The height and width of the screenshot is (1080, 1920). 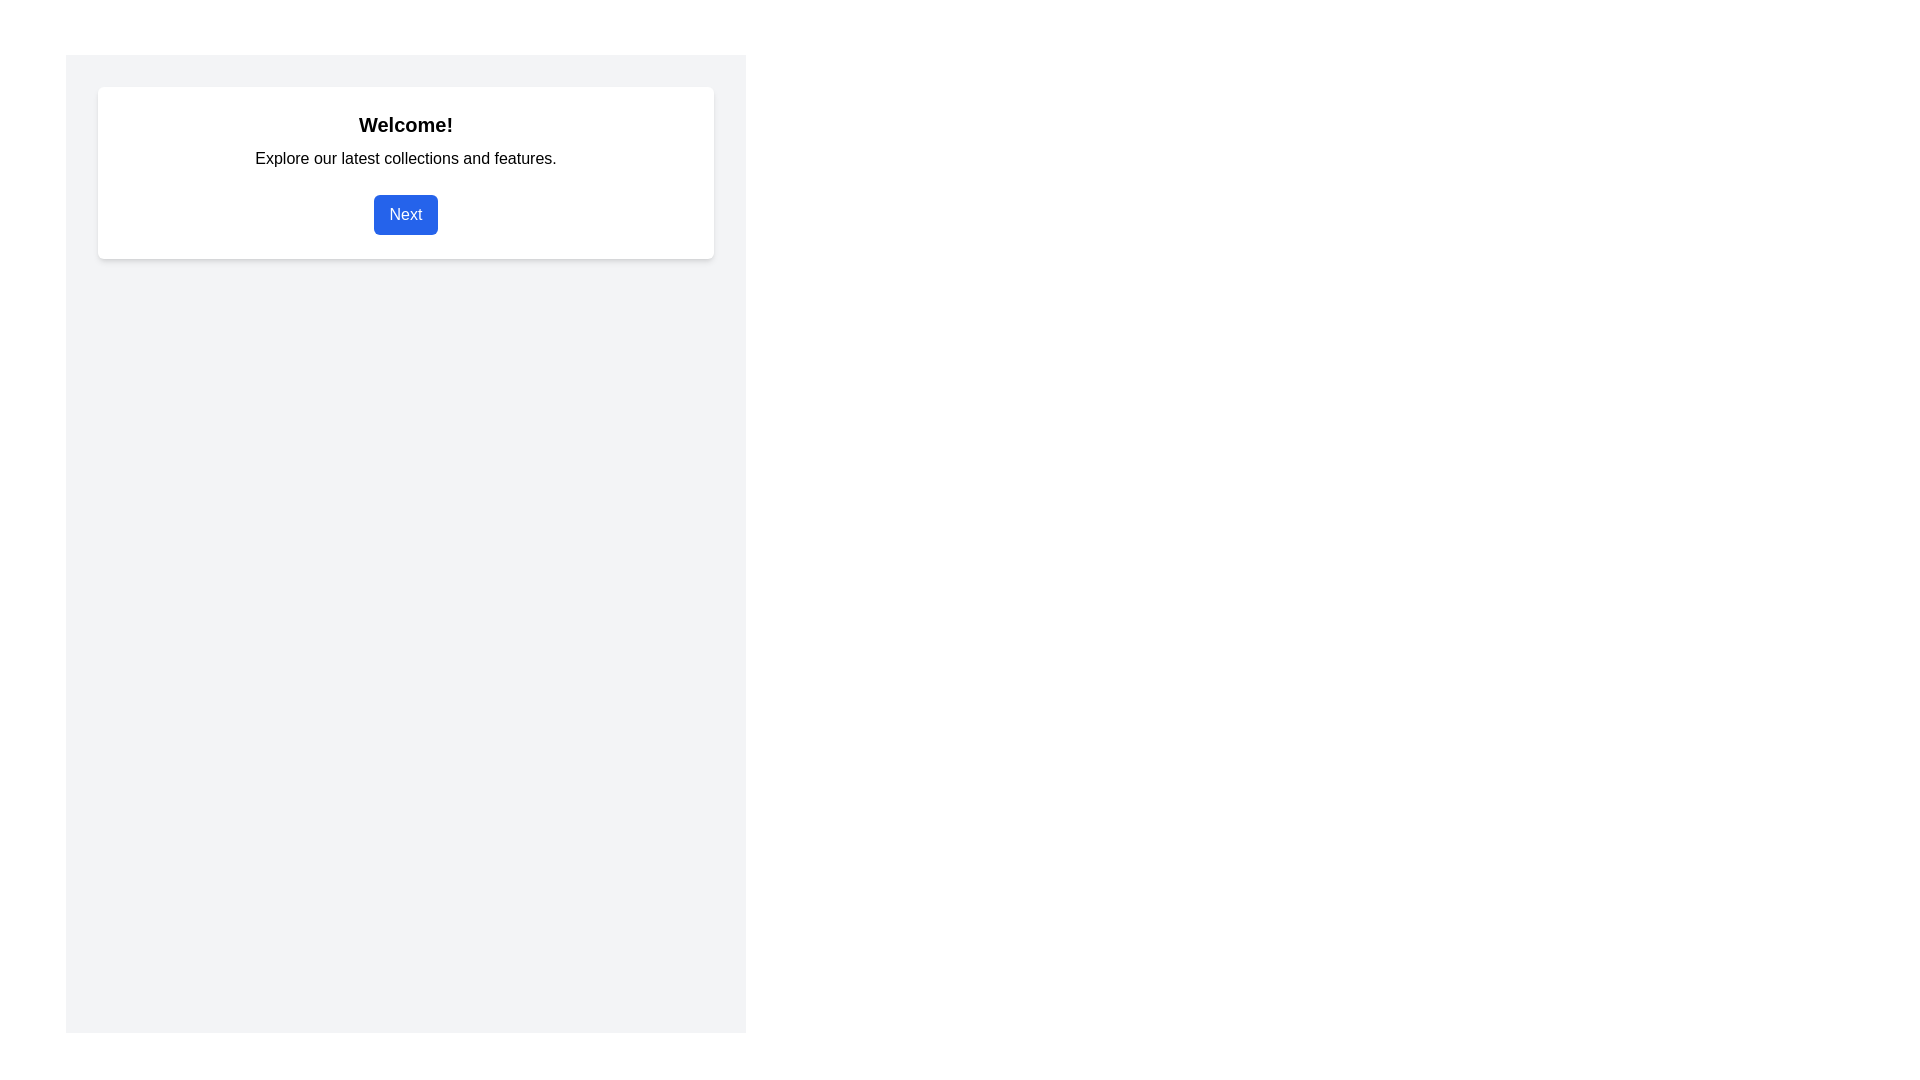 I want to click on the rectangular 'Next' button with white text on a blue background, which is the second button in a horizontal stack, so click(x=405, y=215).